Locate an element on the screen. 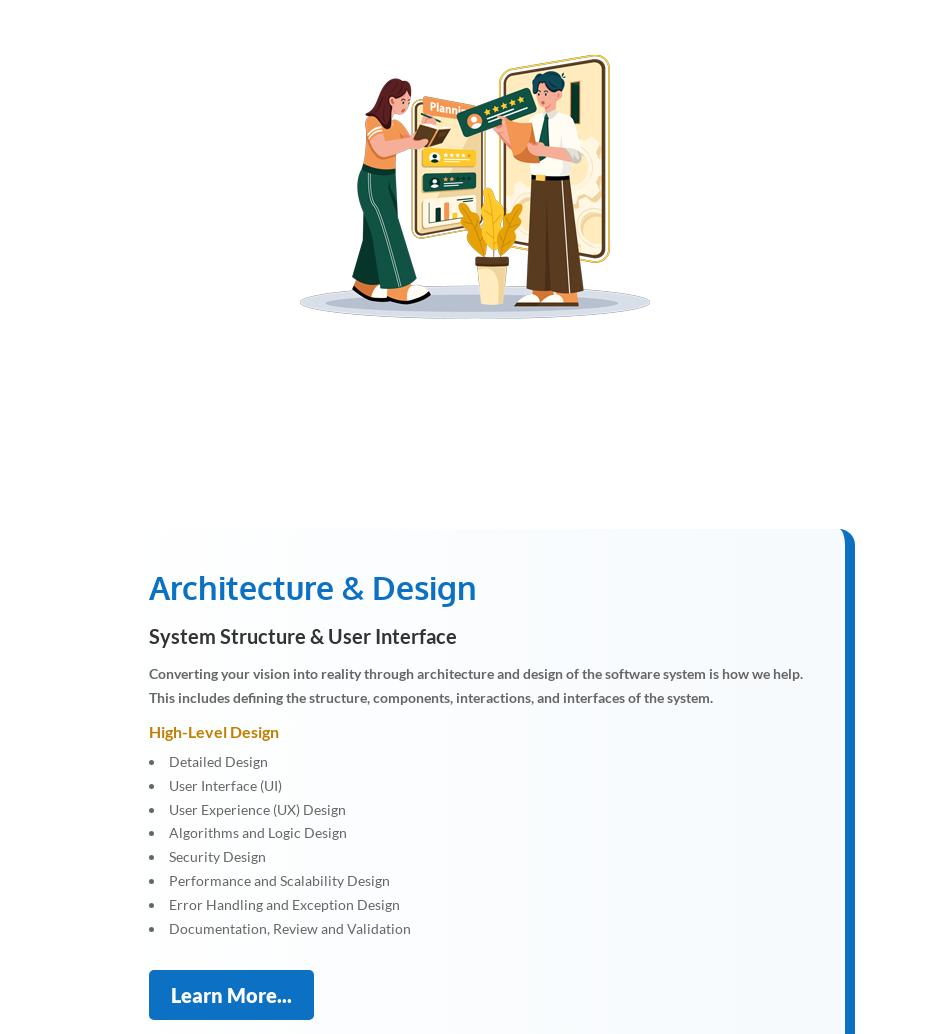 The height and width of the screenshot is (1034, 950). 'Algorithms and Logic Design' is located at coordinates (257, 831).